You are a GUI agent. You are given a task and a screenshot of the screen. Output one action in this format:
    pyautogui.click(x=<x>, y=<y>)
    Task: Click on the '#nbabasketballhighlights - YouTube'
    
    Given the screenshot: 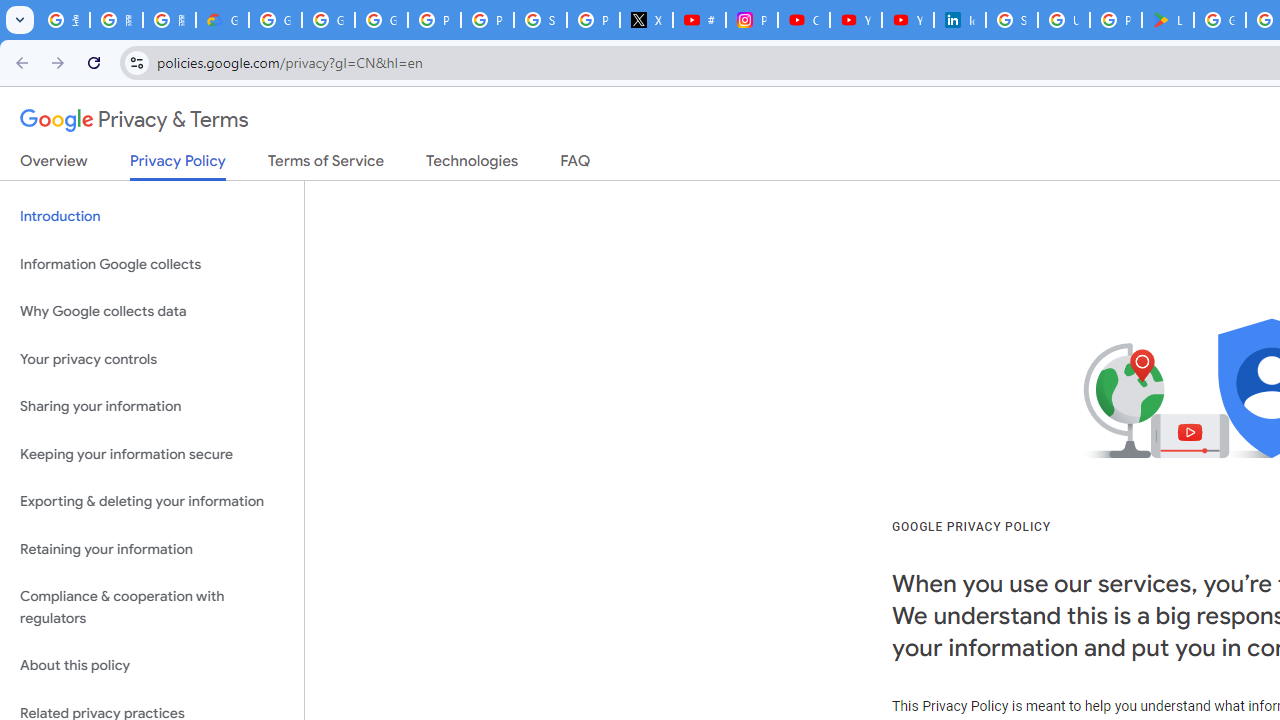 What is the action you would take?
    pyautogui.click(x=699, y=20)
    